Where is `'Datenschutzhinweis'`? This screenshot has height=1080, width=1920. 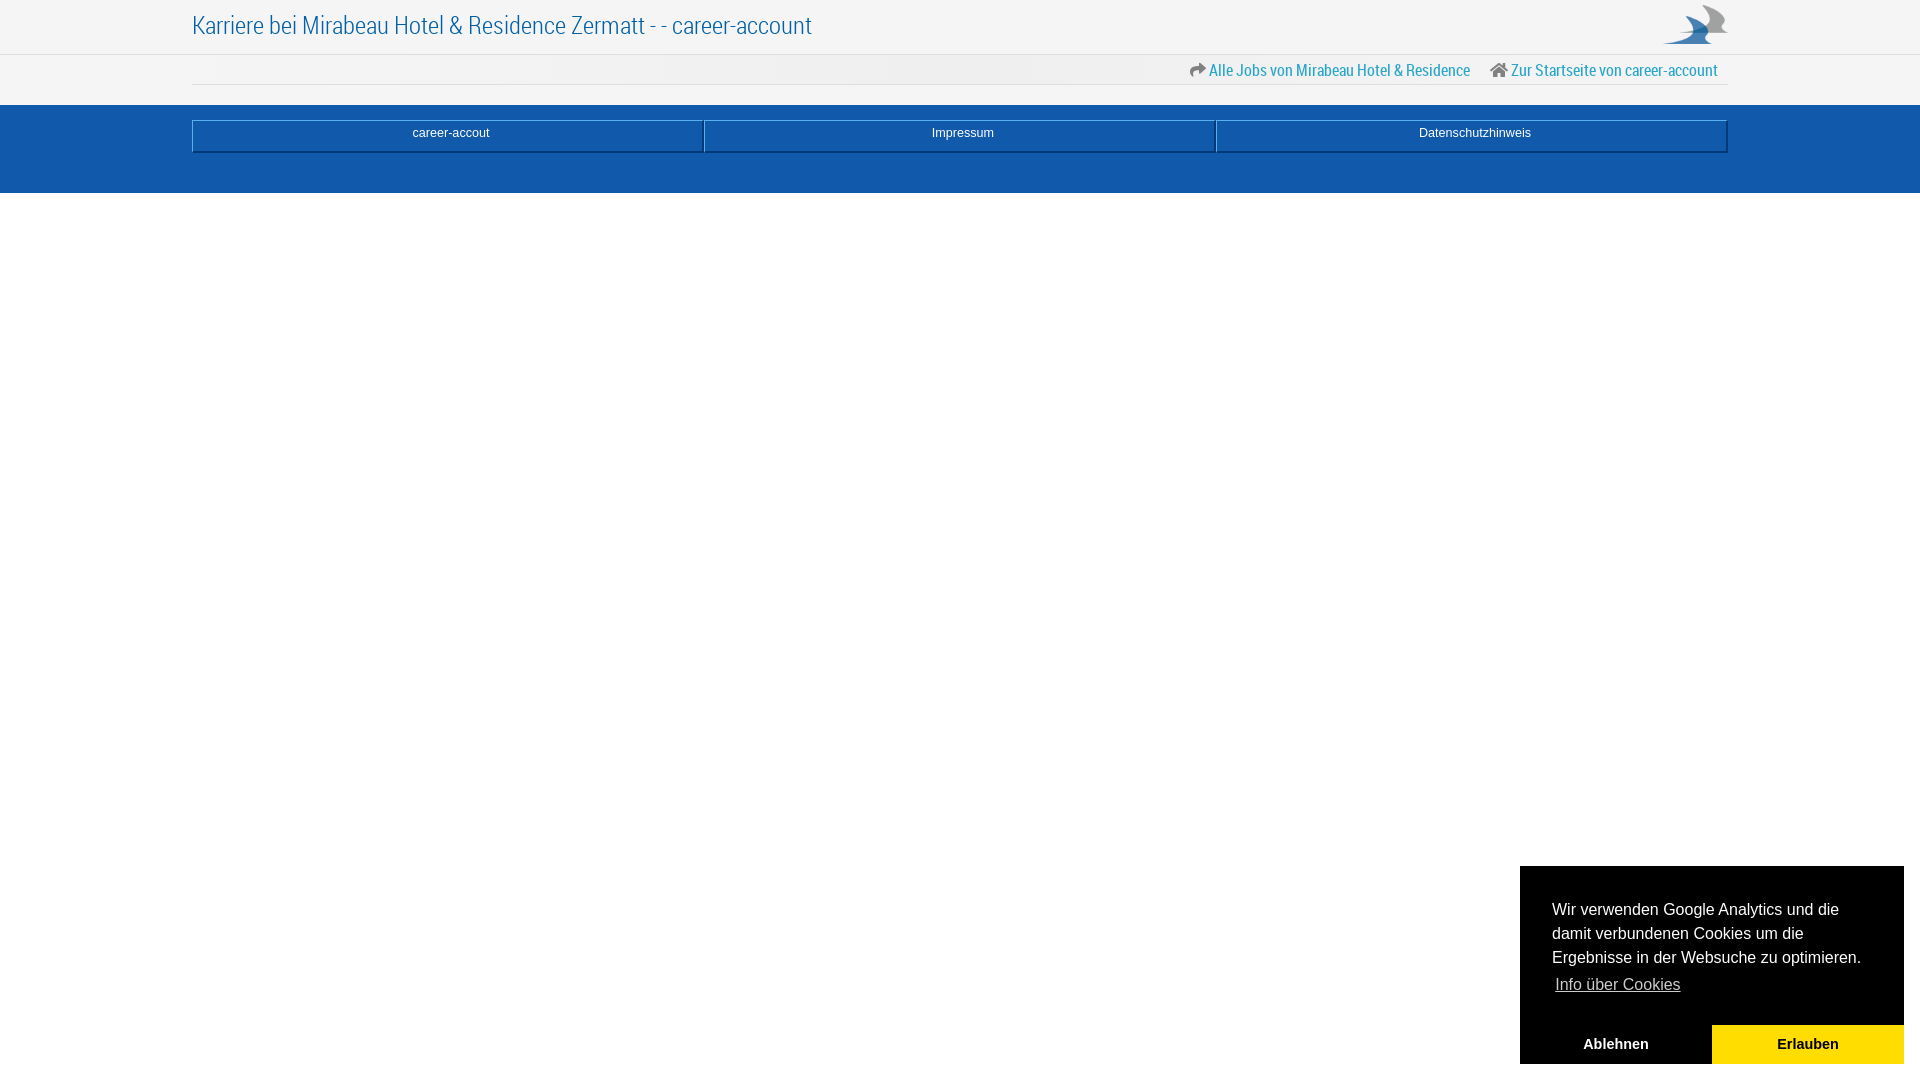
'Datenschutzhinweis' is located at coordinates (1472, 135).